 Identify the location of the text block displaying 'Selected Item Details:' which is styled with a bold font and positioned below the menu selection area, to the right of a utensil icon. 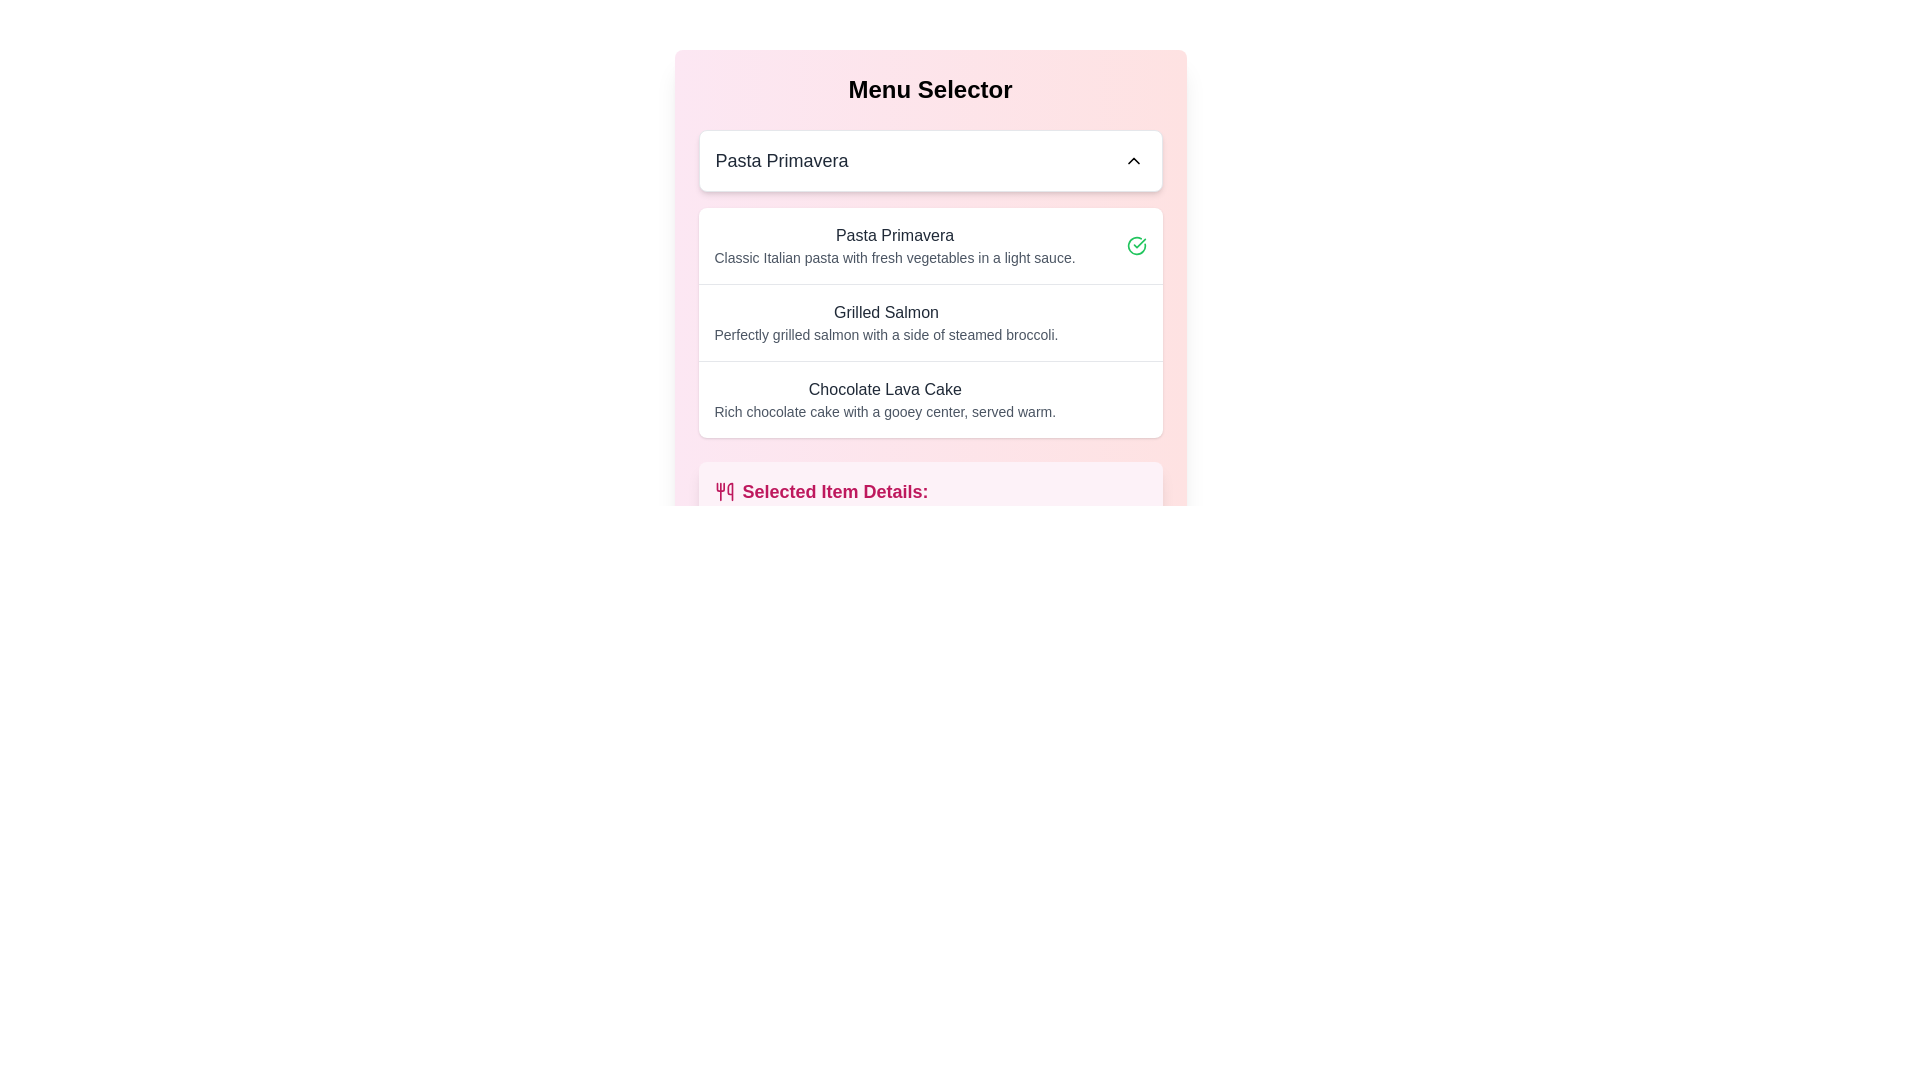
(835, 492).